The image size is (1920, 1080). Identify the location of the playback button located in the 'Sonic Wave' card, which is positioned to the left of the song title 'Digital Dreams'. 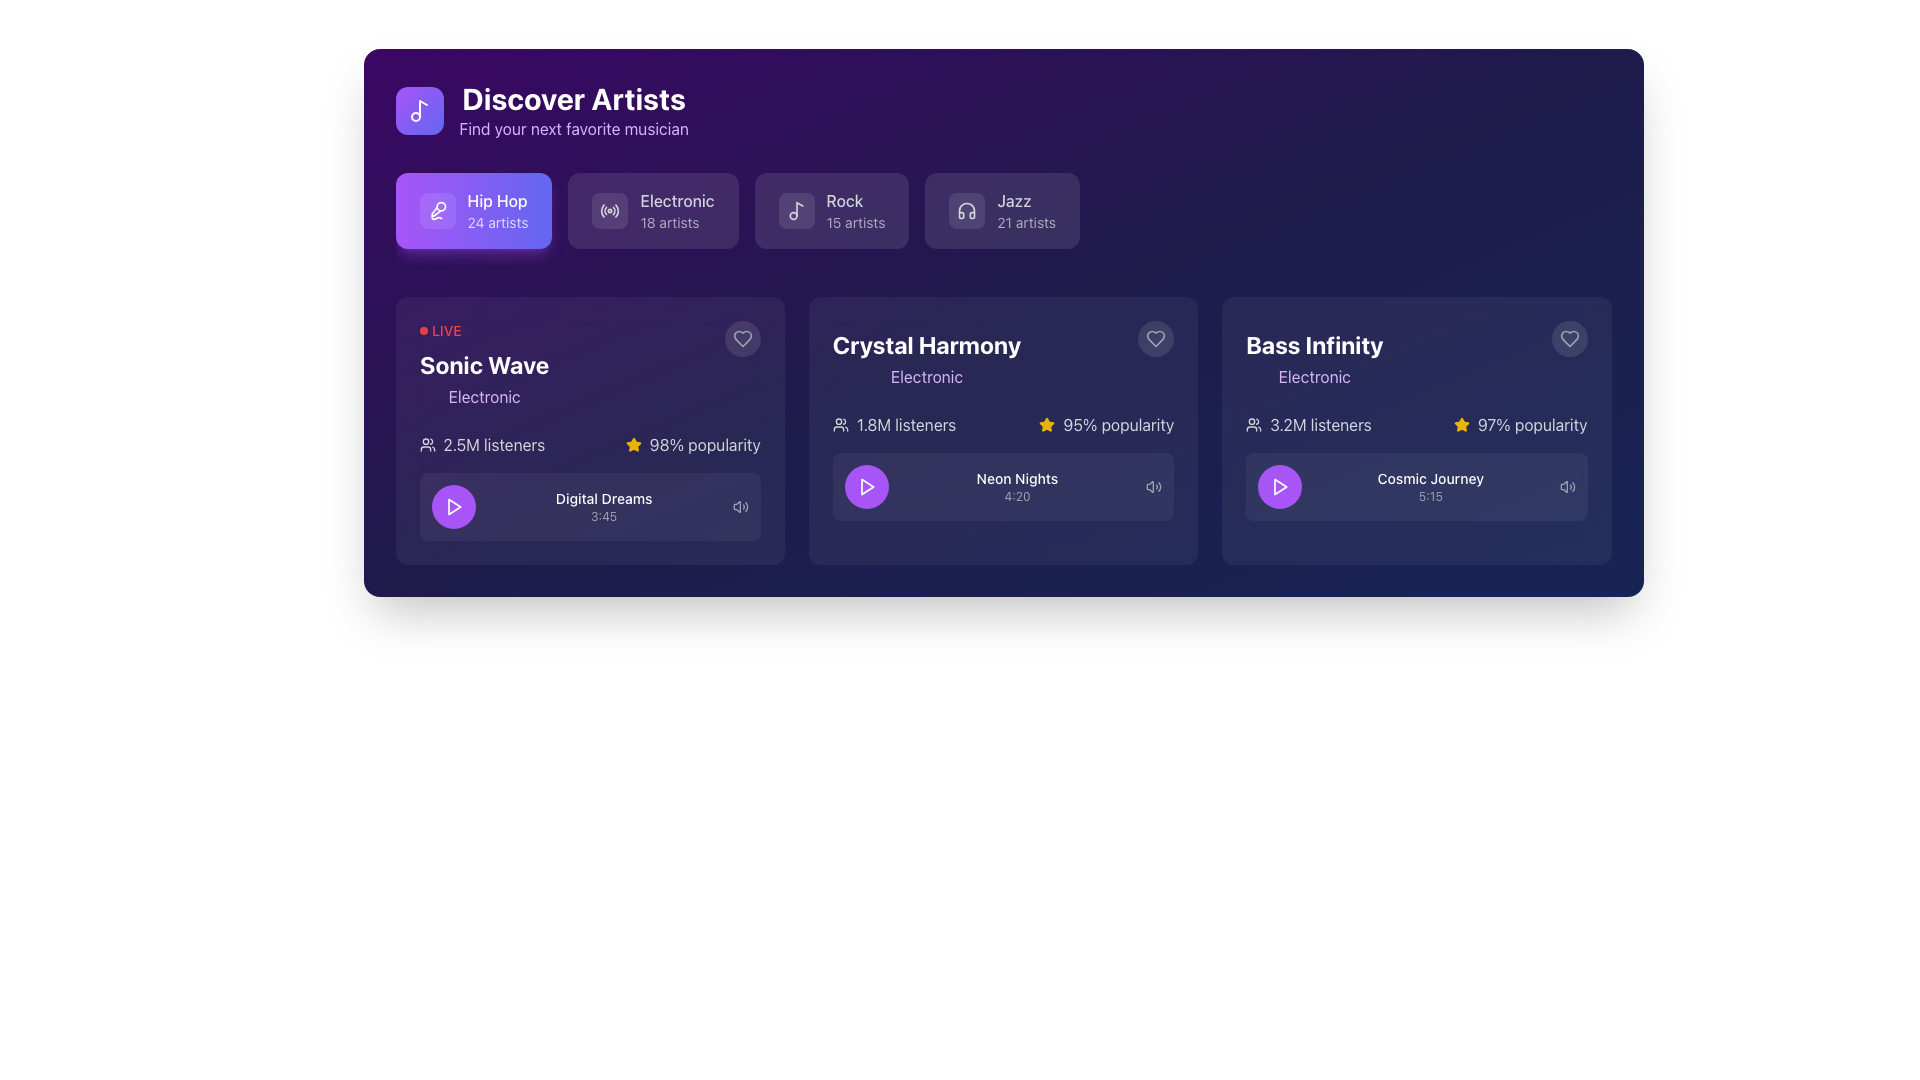
(452, 505).